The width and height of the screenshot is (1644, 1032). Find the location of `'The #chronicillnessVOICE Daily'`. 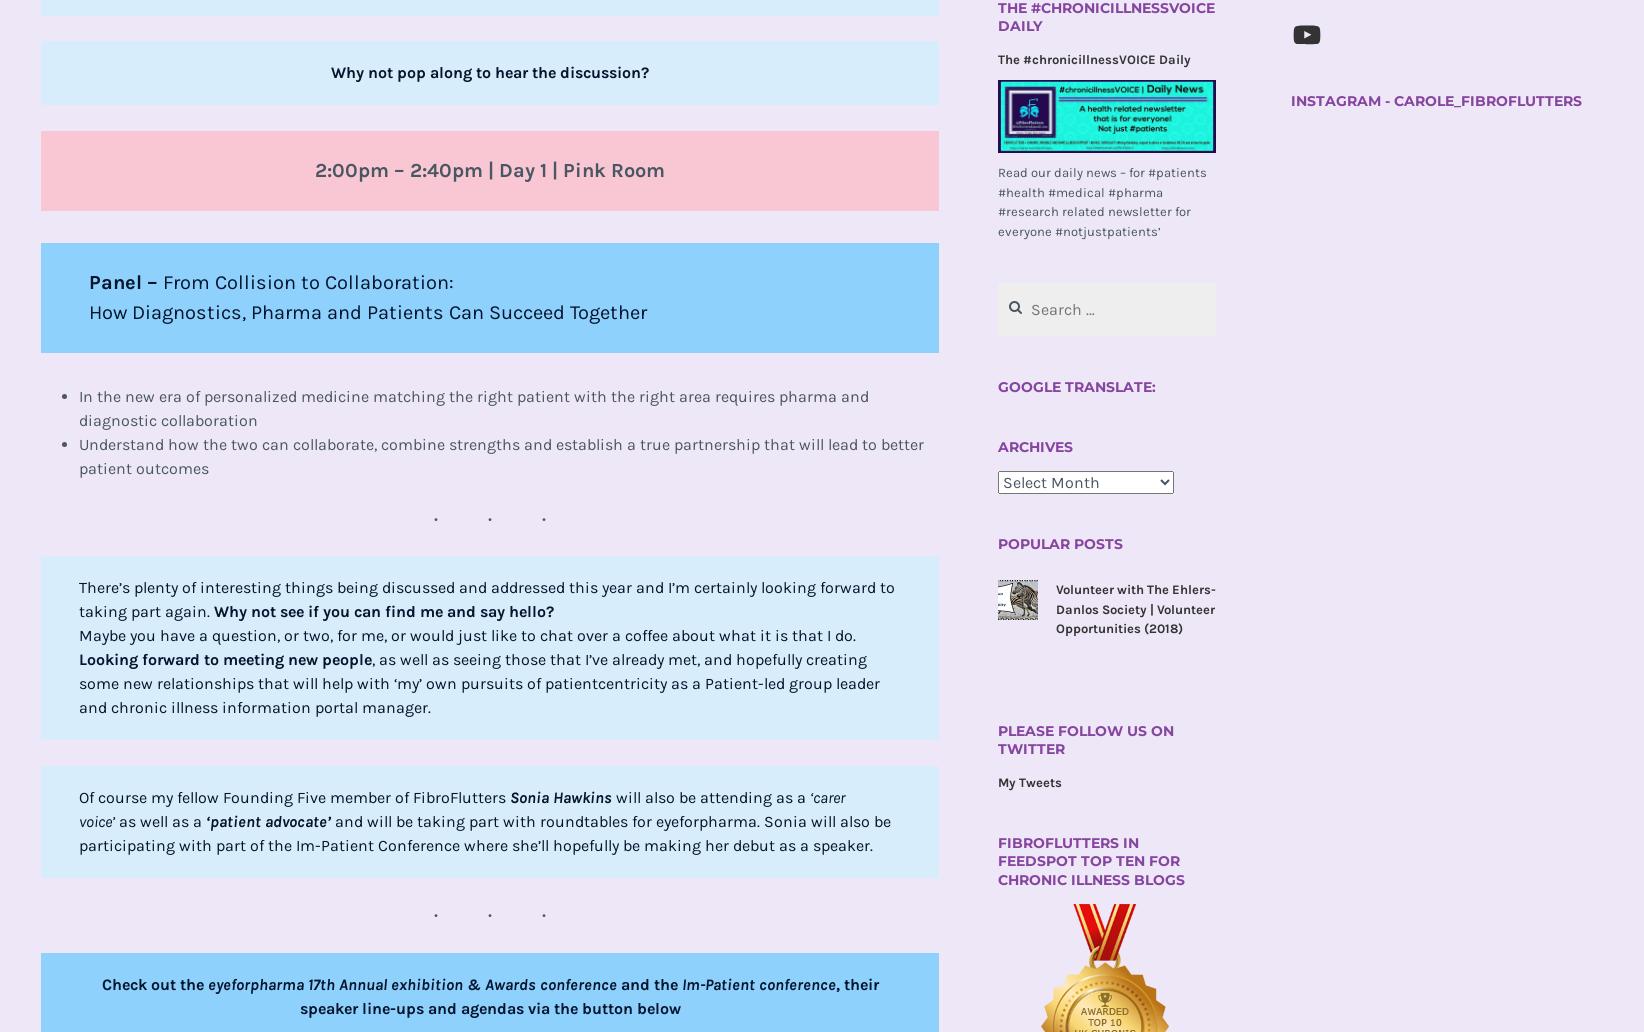

'The #chronicillnessVOICE Daily' is located at coordinates (1093, 59).